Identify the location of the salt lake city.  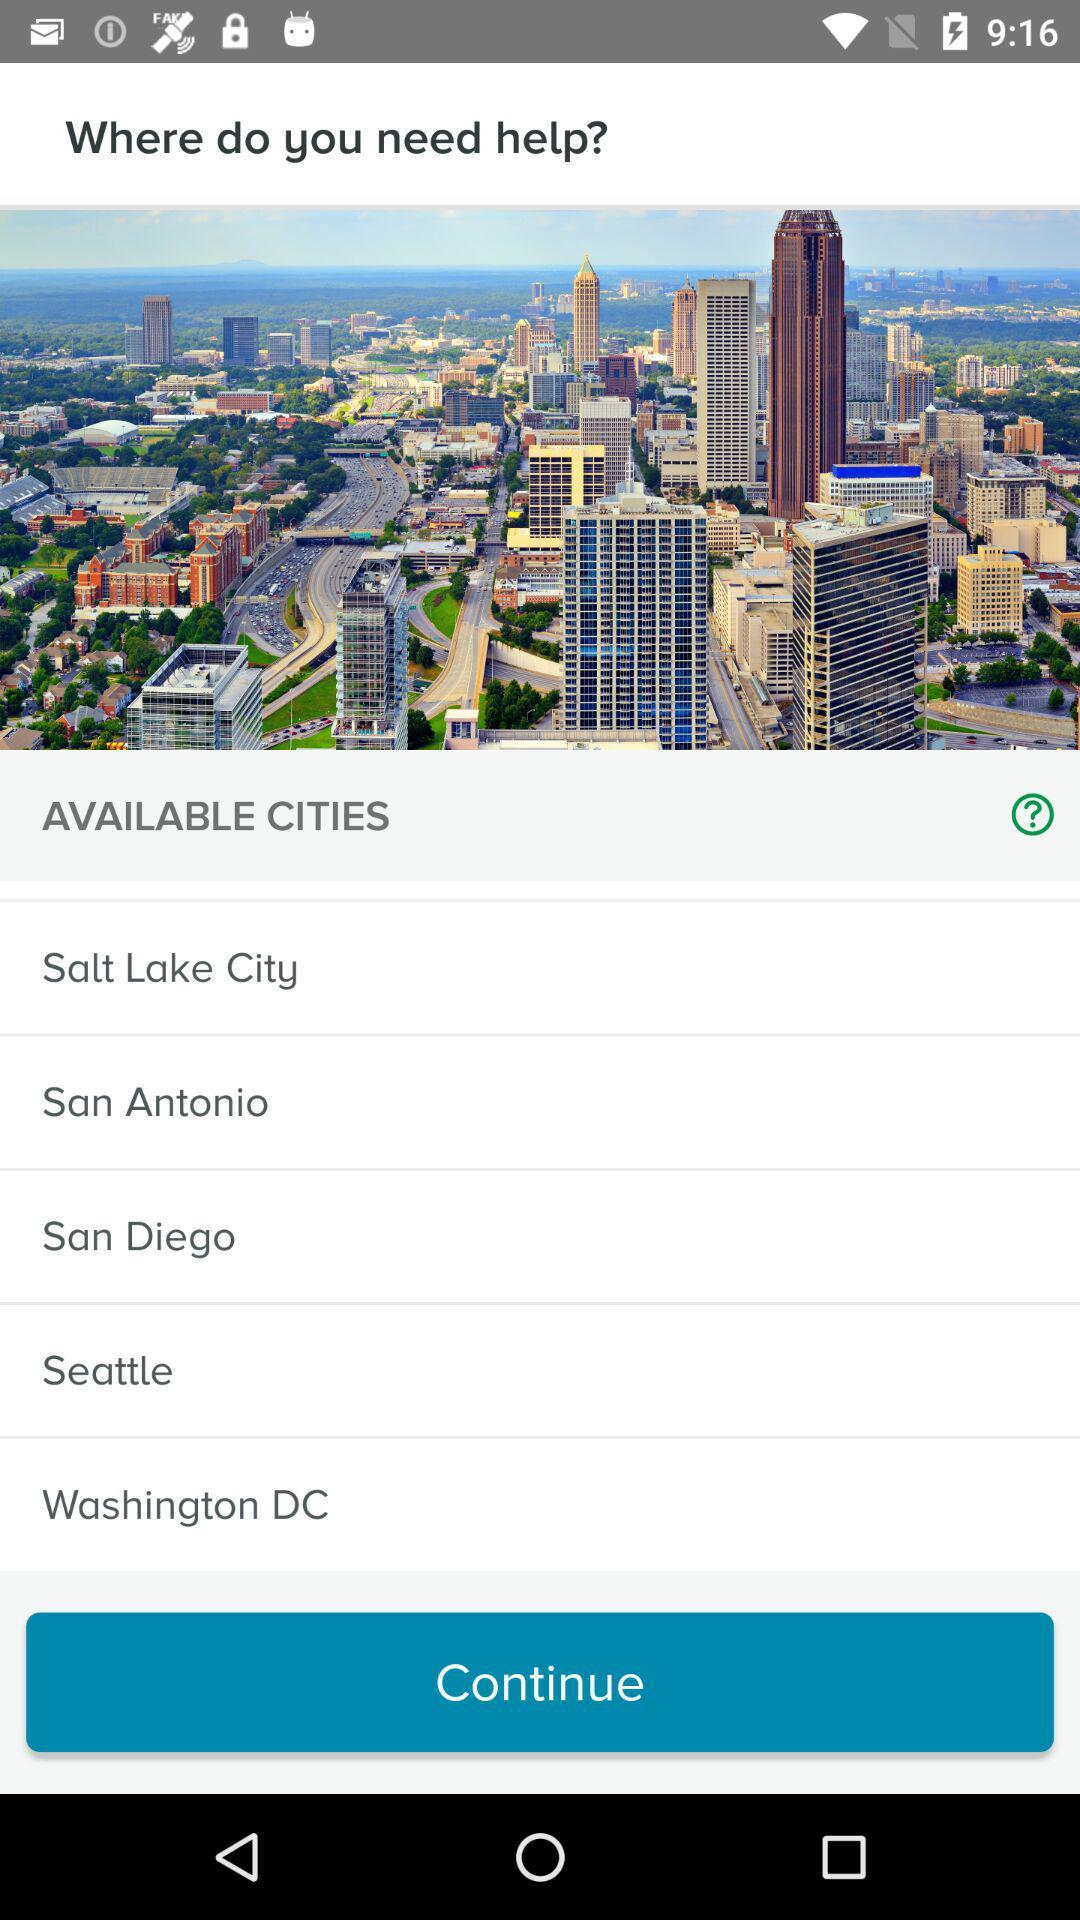
(169, 967).